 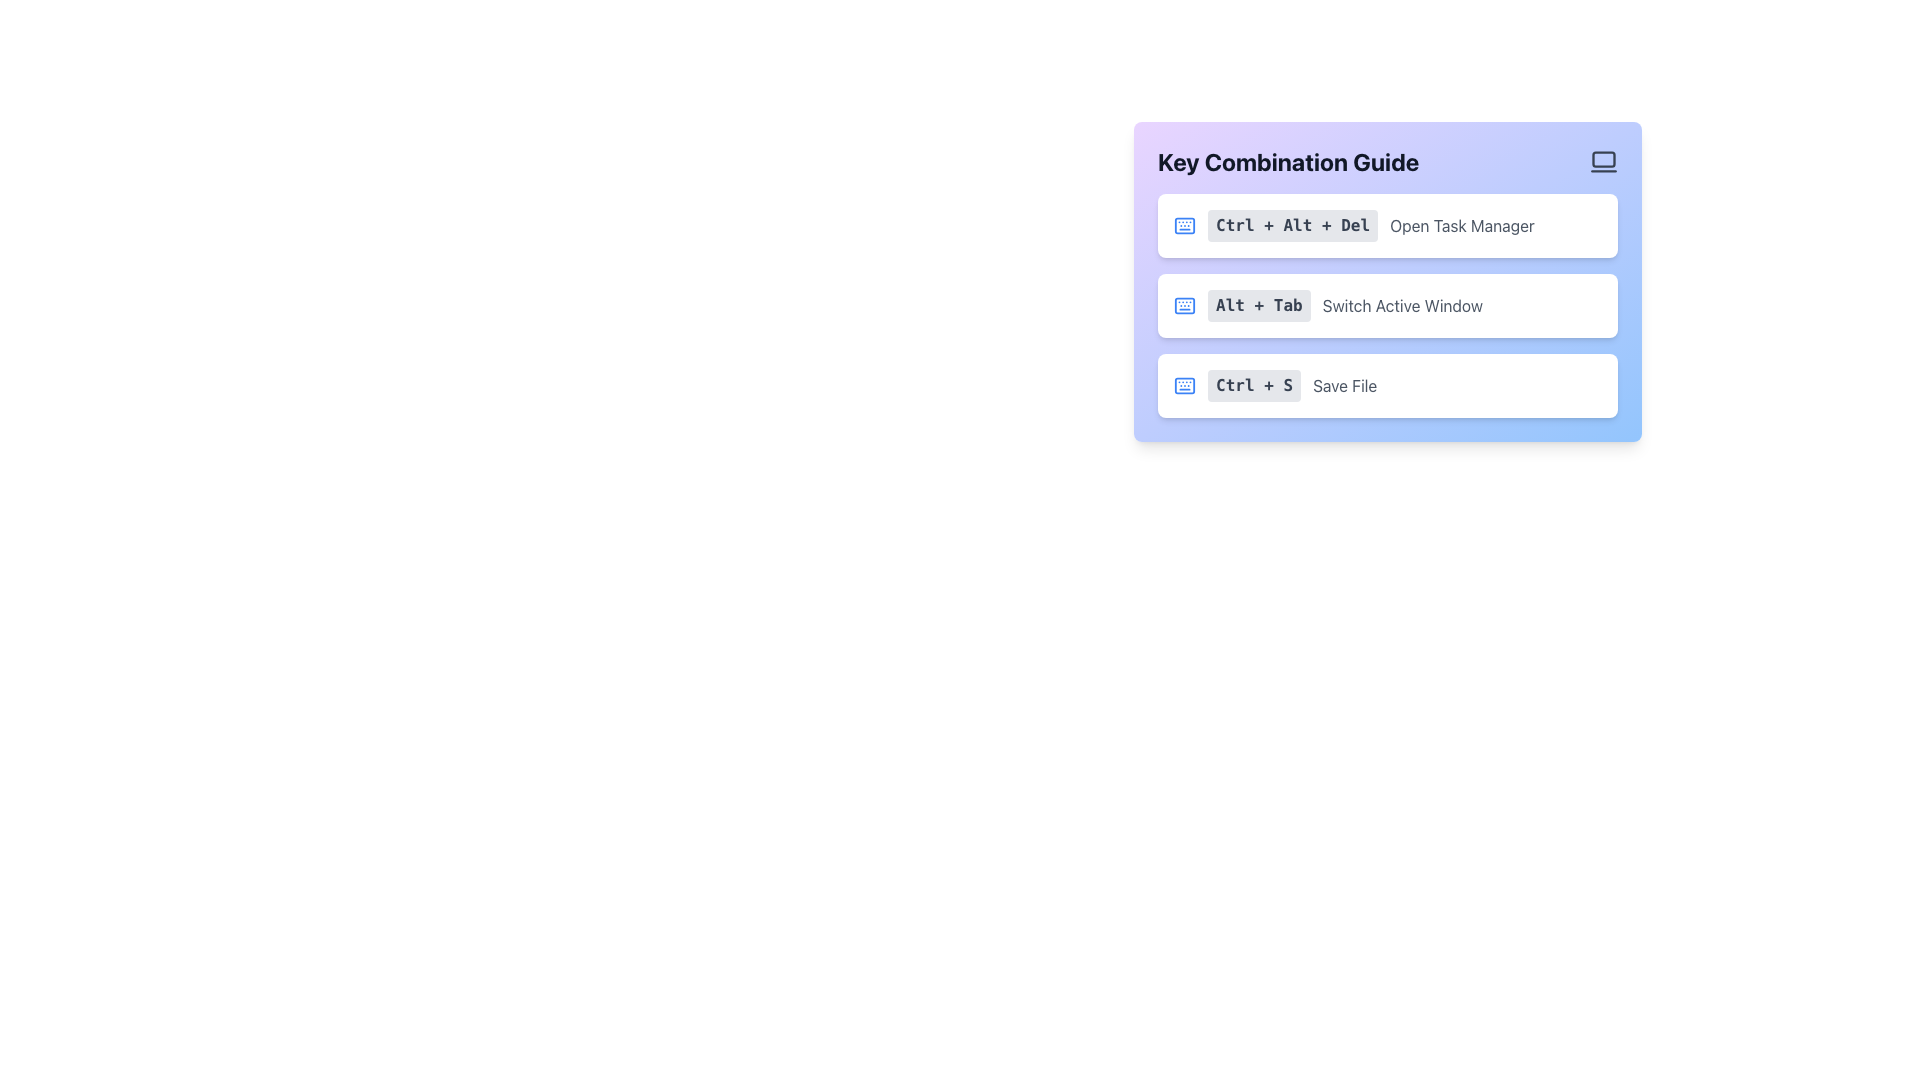 I want to click on the static text label that represents the keyboard shortcut 'Alt + Tab', which is centrally aligned and located between 'Ctrl + Alt + Del' and 'Ctrl + S', so click(x=1258, y=305).